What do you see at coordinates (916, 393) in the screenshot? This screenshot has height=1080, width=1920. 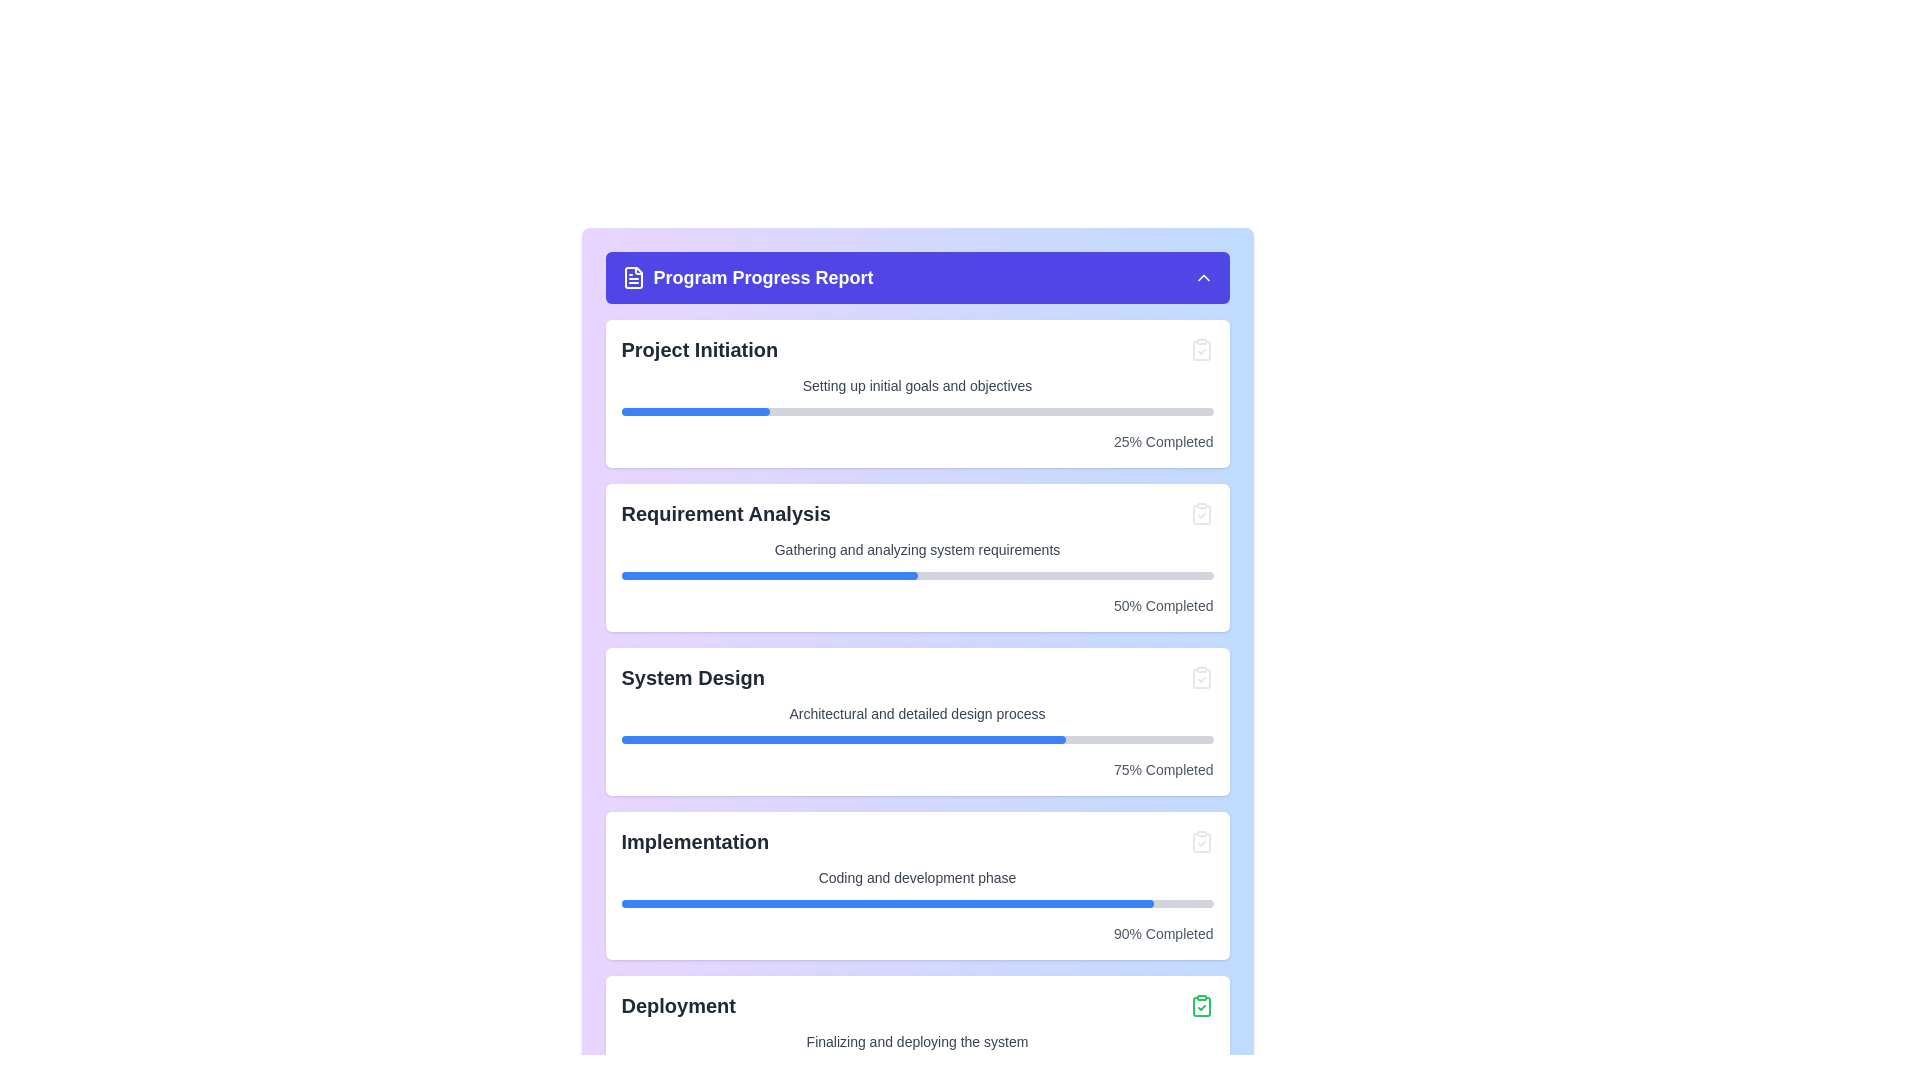 I see `the completion percentage of the Progress Card labeled 'Project Initiation' located at the top of the list of cards under the 'Program Progress Report' header` at bounding box center [916, 393].